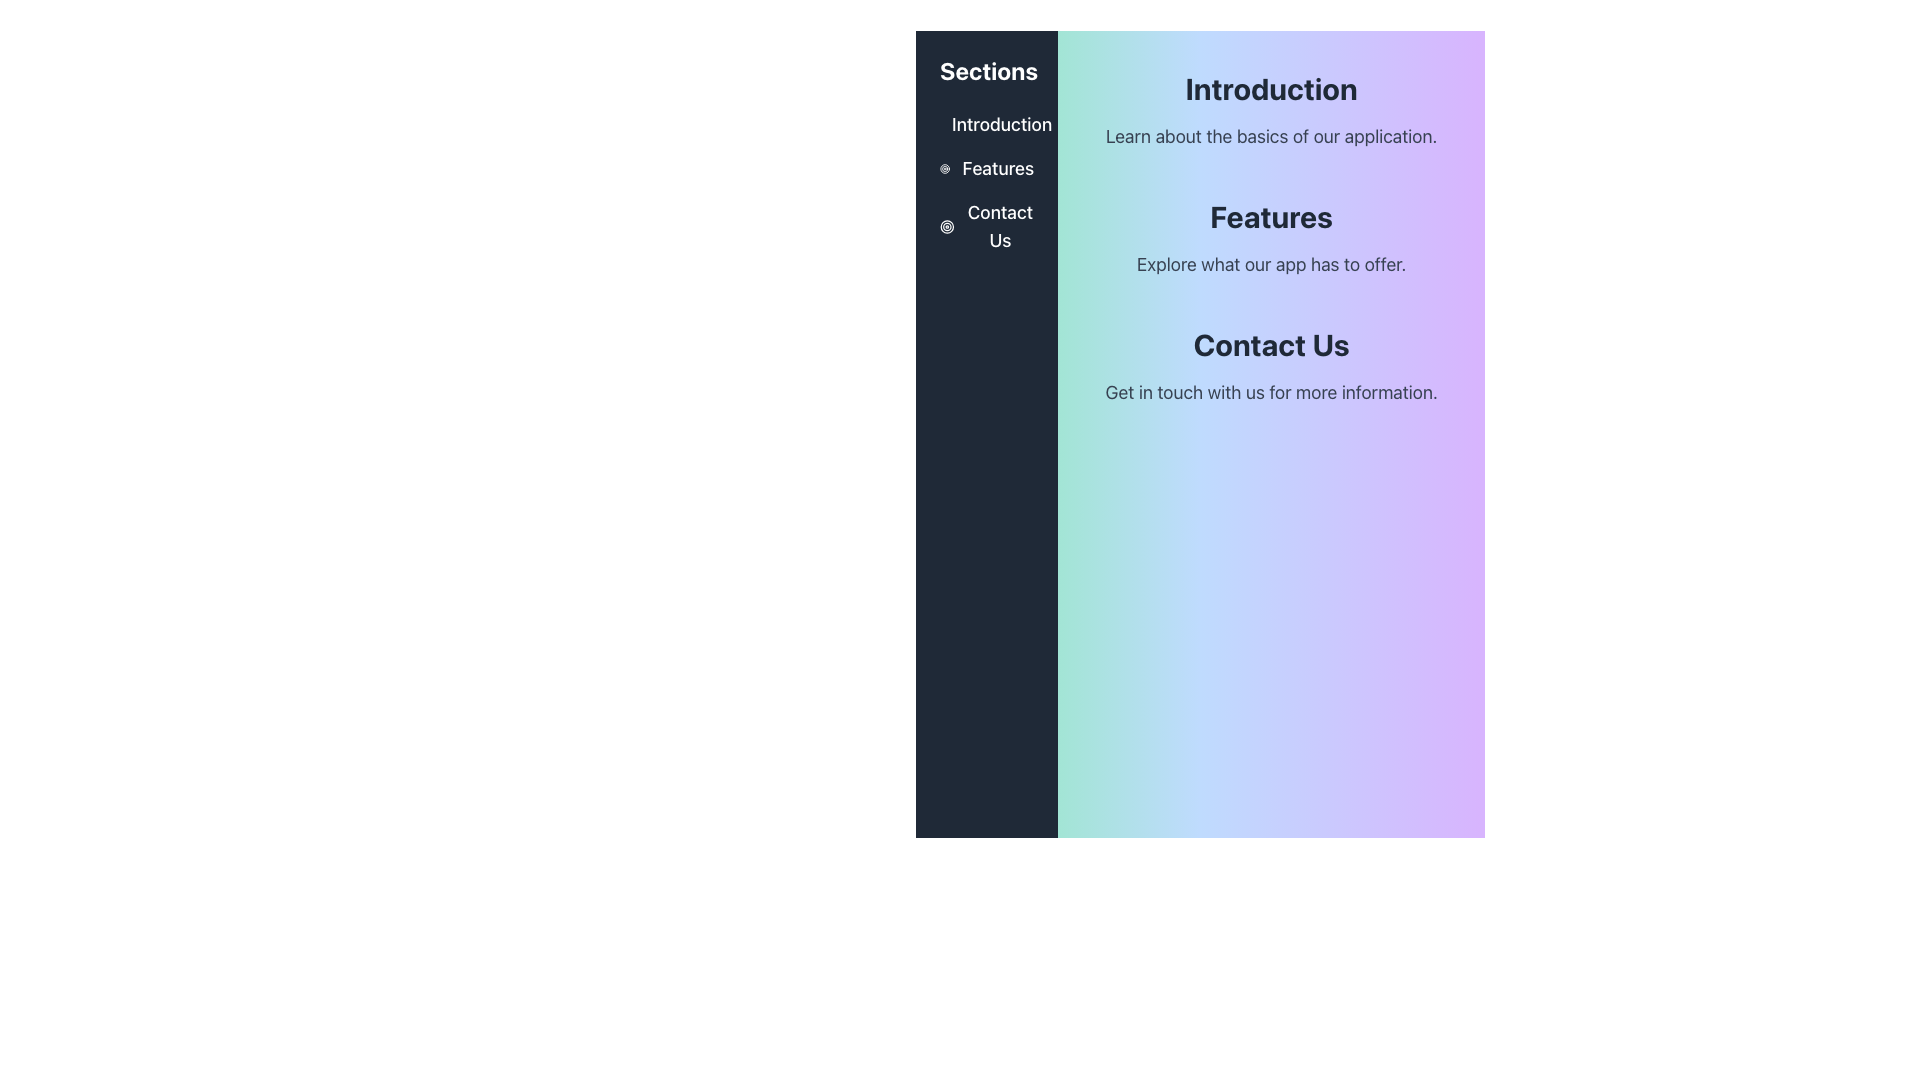 The image size is (1920, 1080). What do you see at coordinates (1270, 216) in the screenshot?
I see `the prominent text component displaying the word 'Features', which is located centrally below the title 'Introduction' and above the description 'Explore what our app has to offer'` at bounding box center [1270, 216].